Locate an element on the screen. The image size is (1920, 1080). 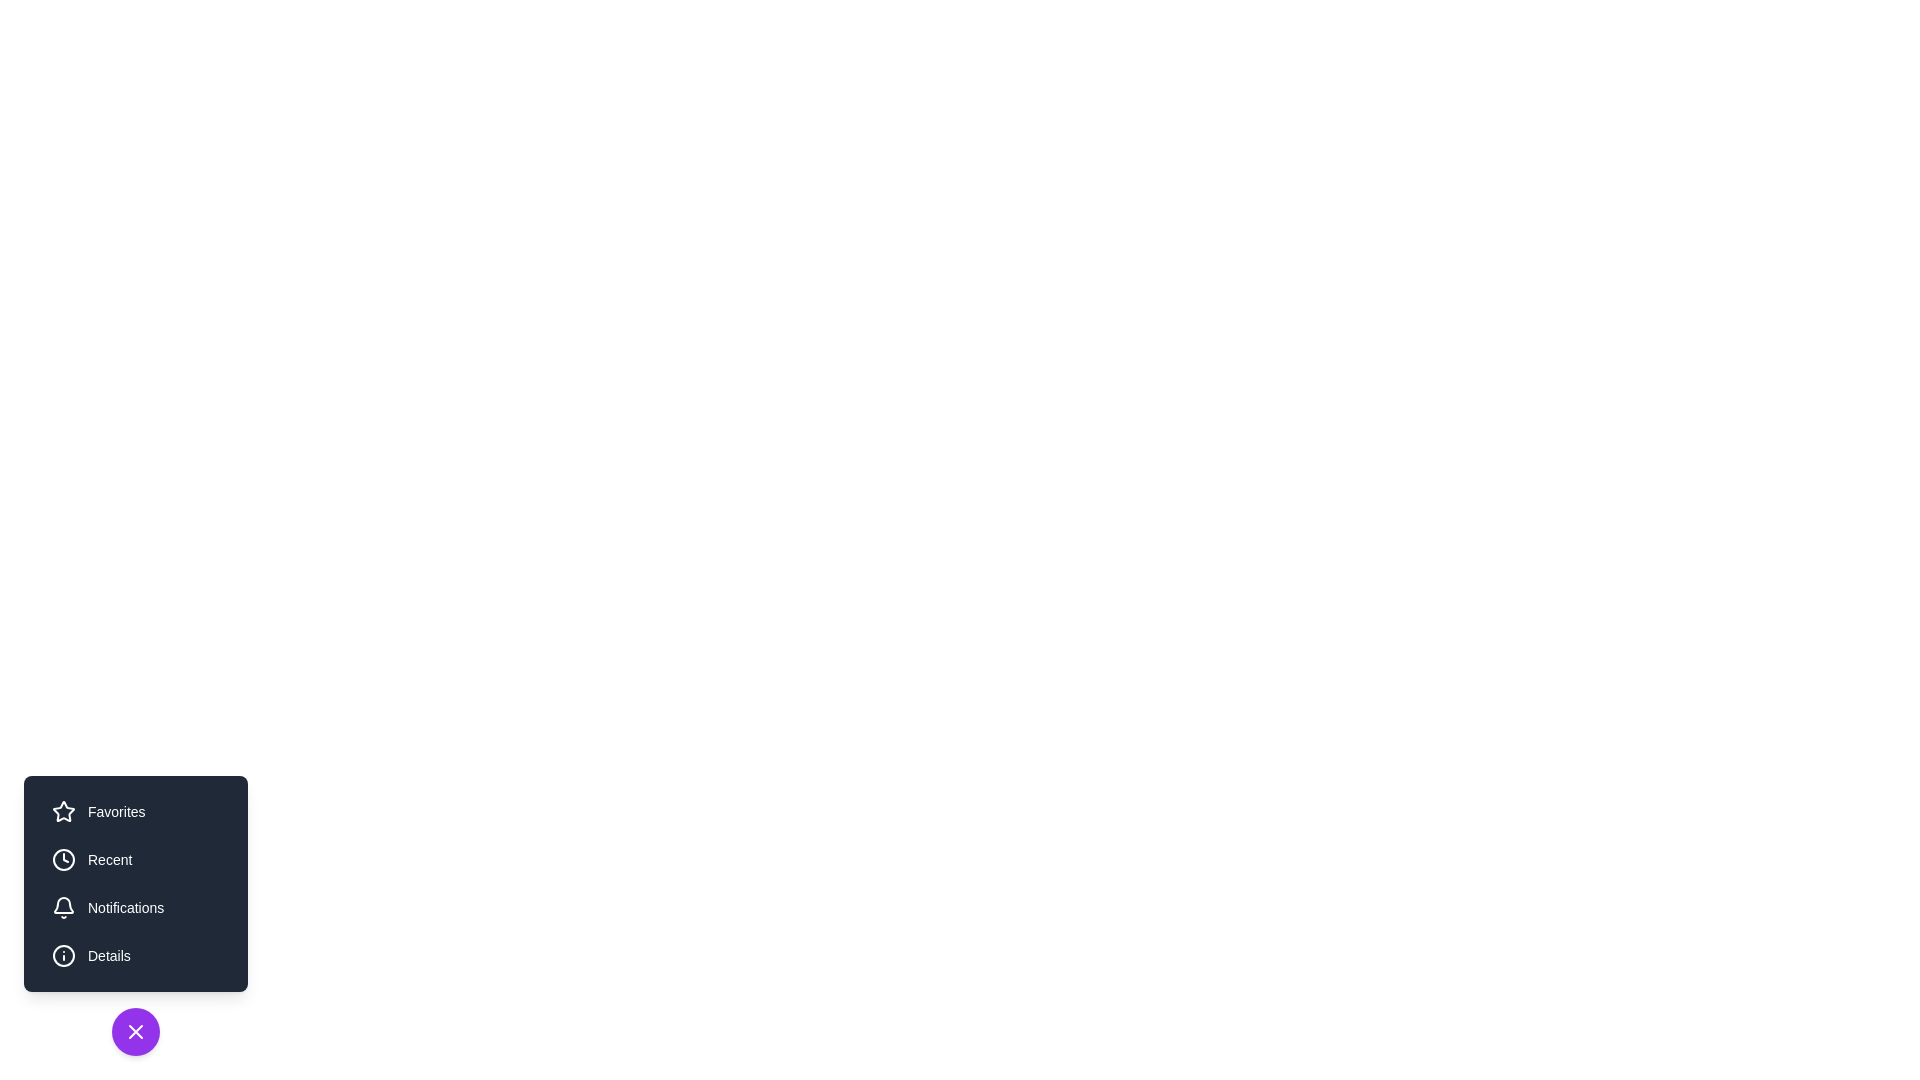
the utility button labeled Recent to observe its hover effect is located at coordinates (134, 859).